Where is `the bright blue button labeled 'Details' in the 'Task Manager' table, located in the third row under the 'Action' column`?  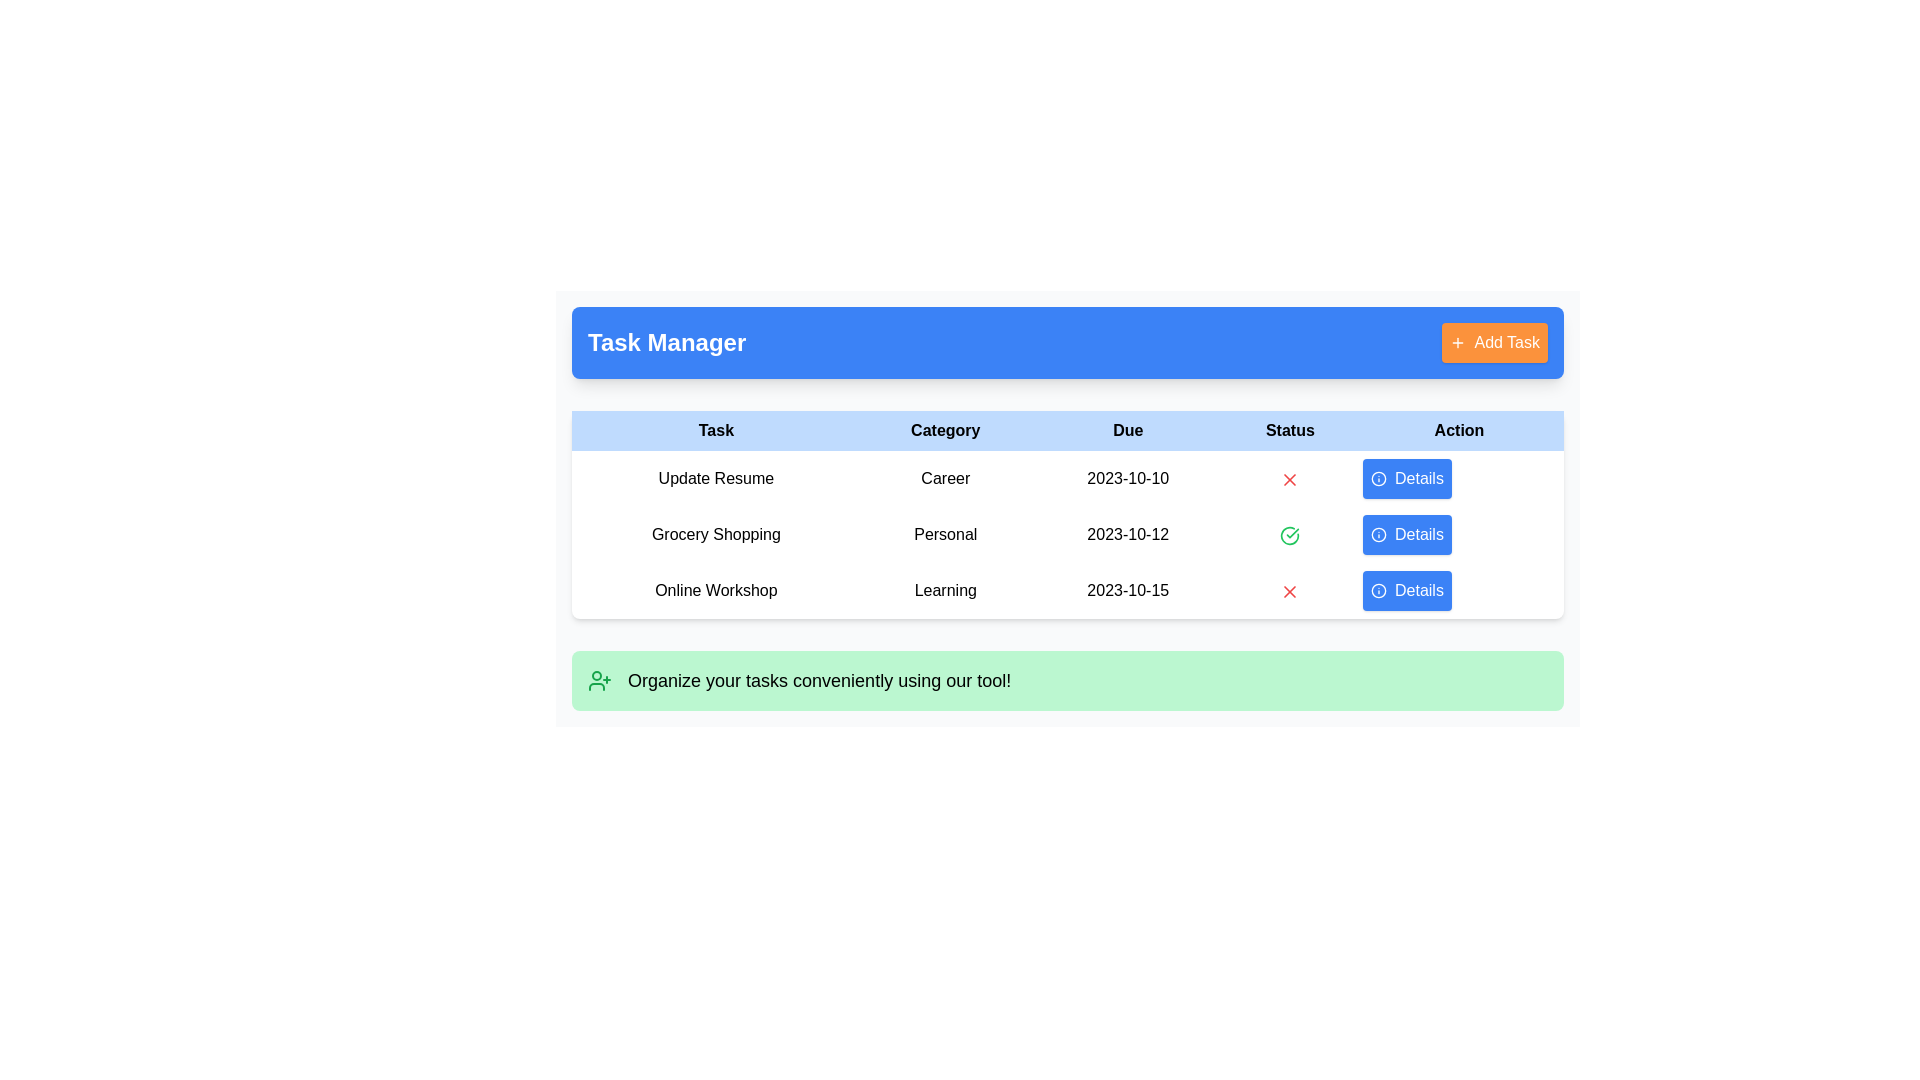 the bright blue button labeled 'Details' in the 'Task Manager' table, located in the third row under the 'Action' column is located at coordinates (1459, 589).